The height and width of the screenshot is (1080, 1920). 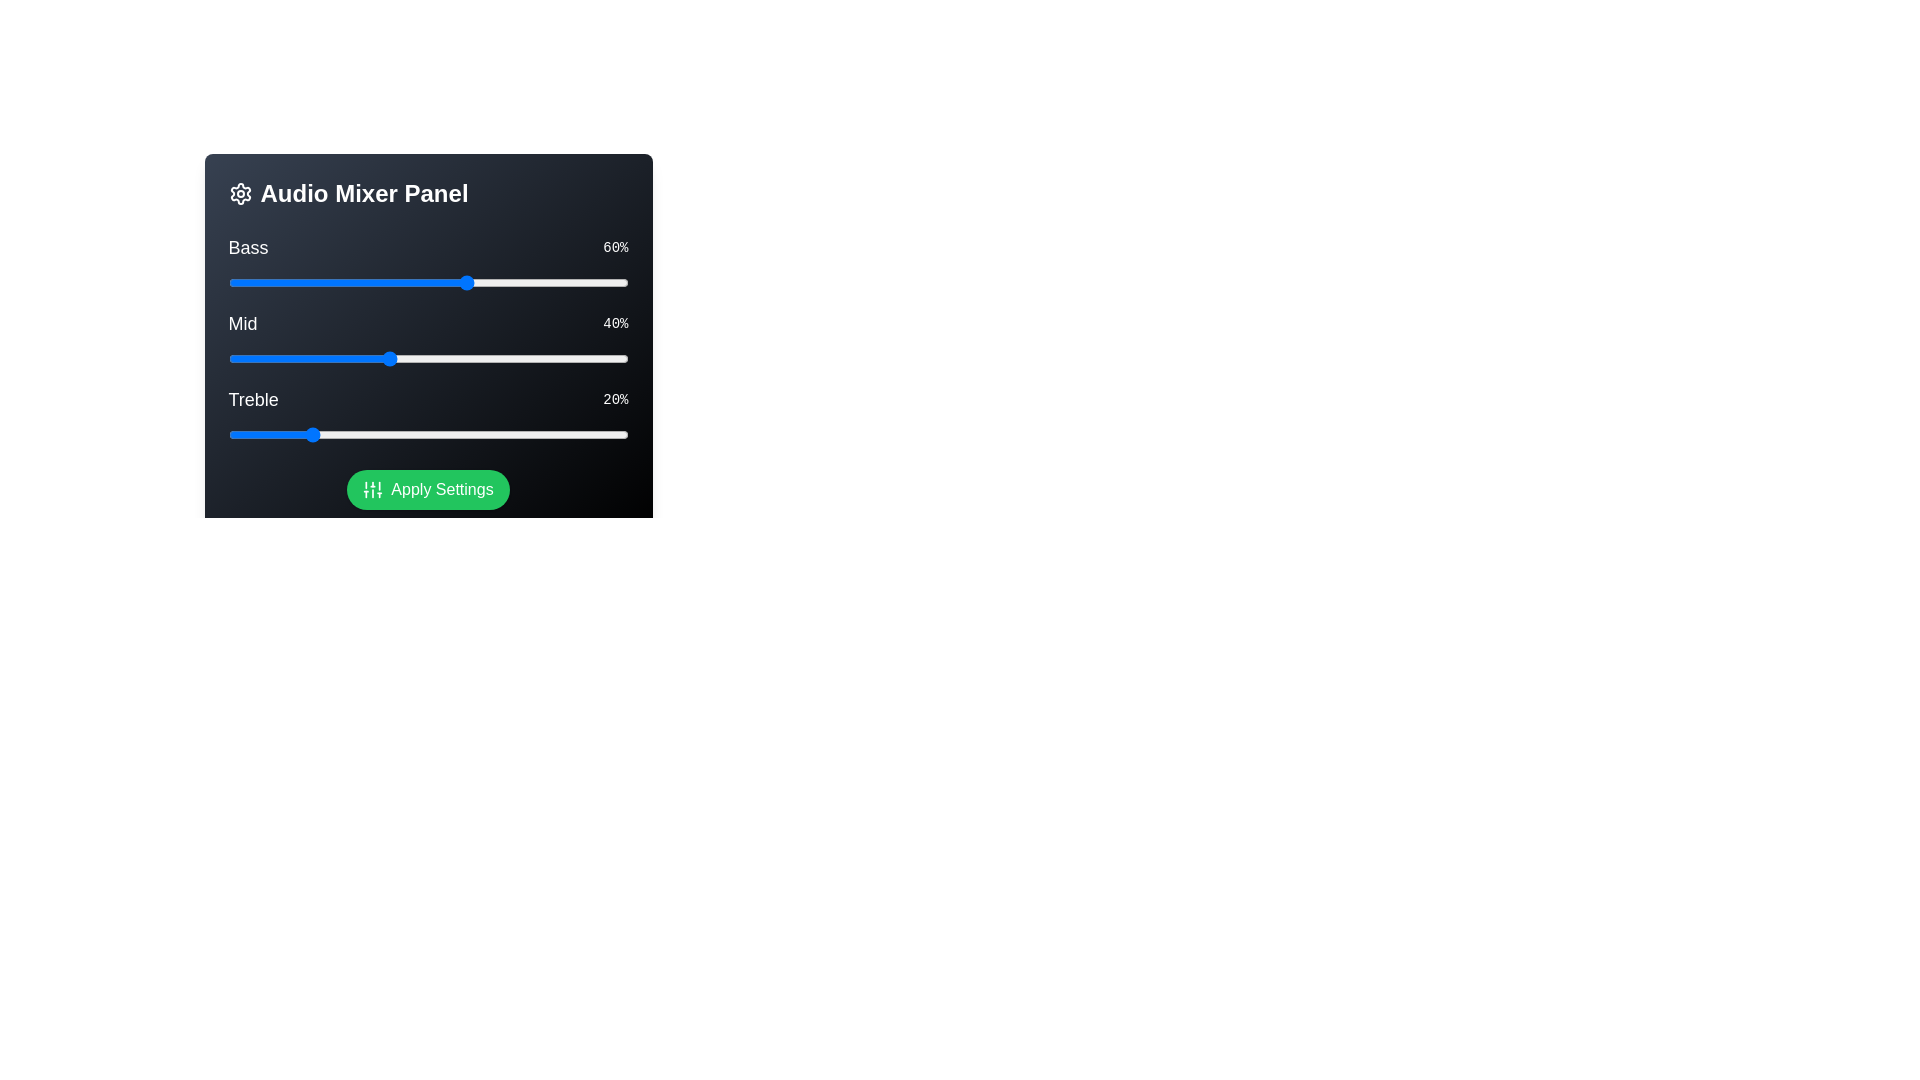 What do you see at coordinates (435, 434) in the screenshot?
I see `the Treble slider to 52%` at bounding box center [435, 434].